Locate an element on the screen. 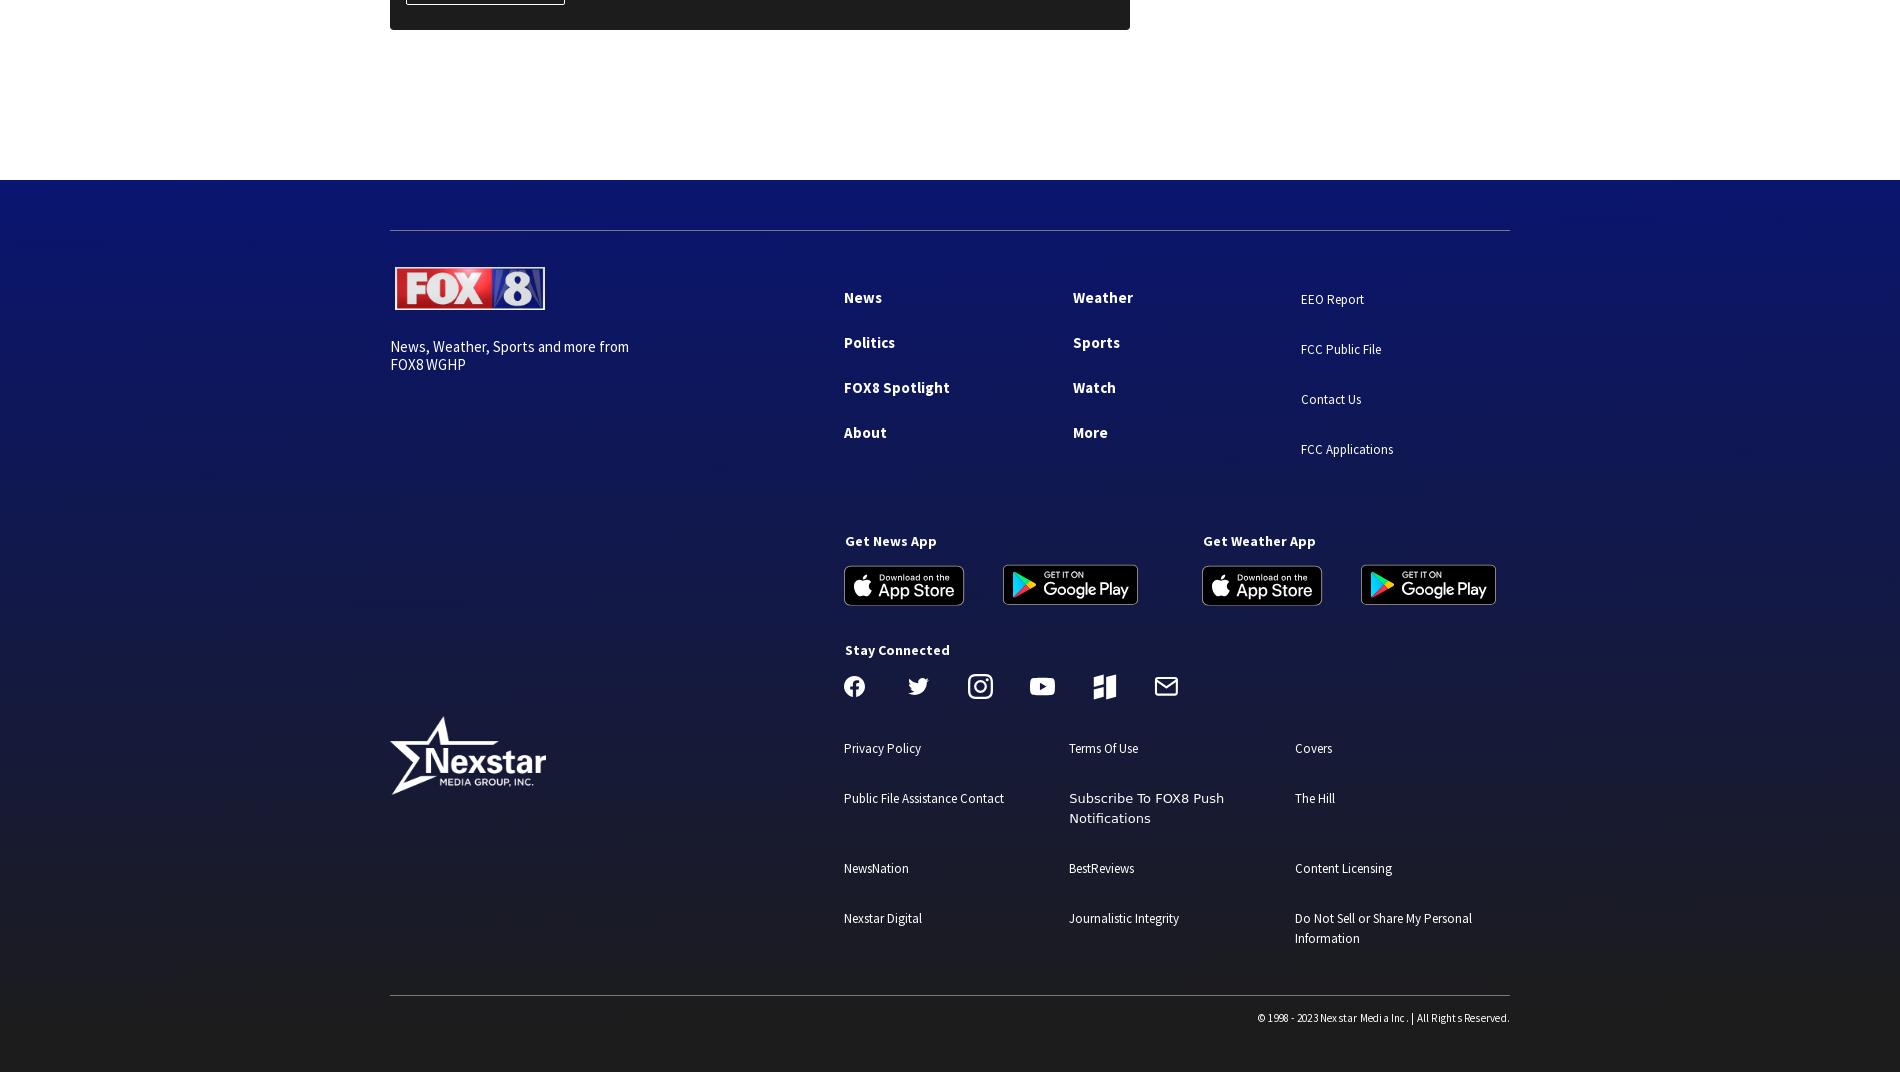 The image size is (1900, 1072). 'Contact Us' is located at coordinates (1329, 399).